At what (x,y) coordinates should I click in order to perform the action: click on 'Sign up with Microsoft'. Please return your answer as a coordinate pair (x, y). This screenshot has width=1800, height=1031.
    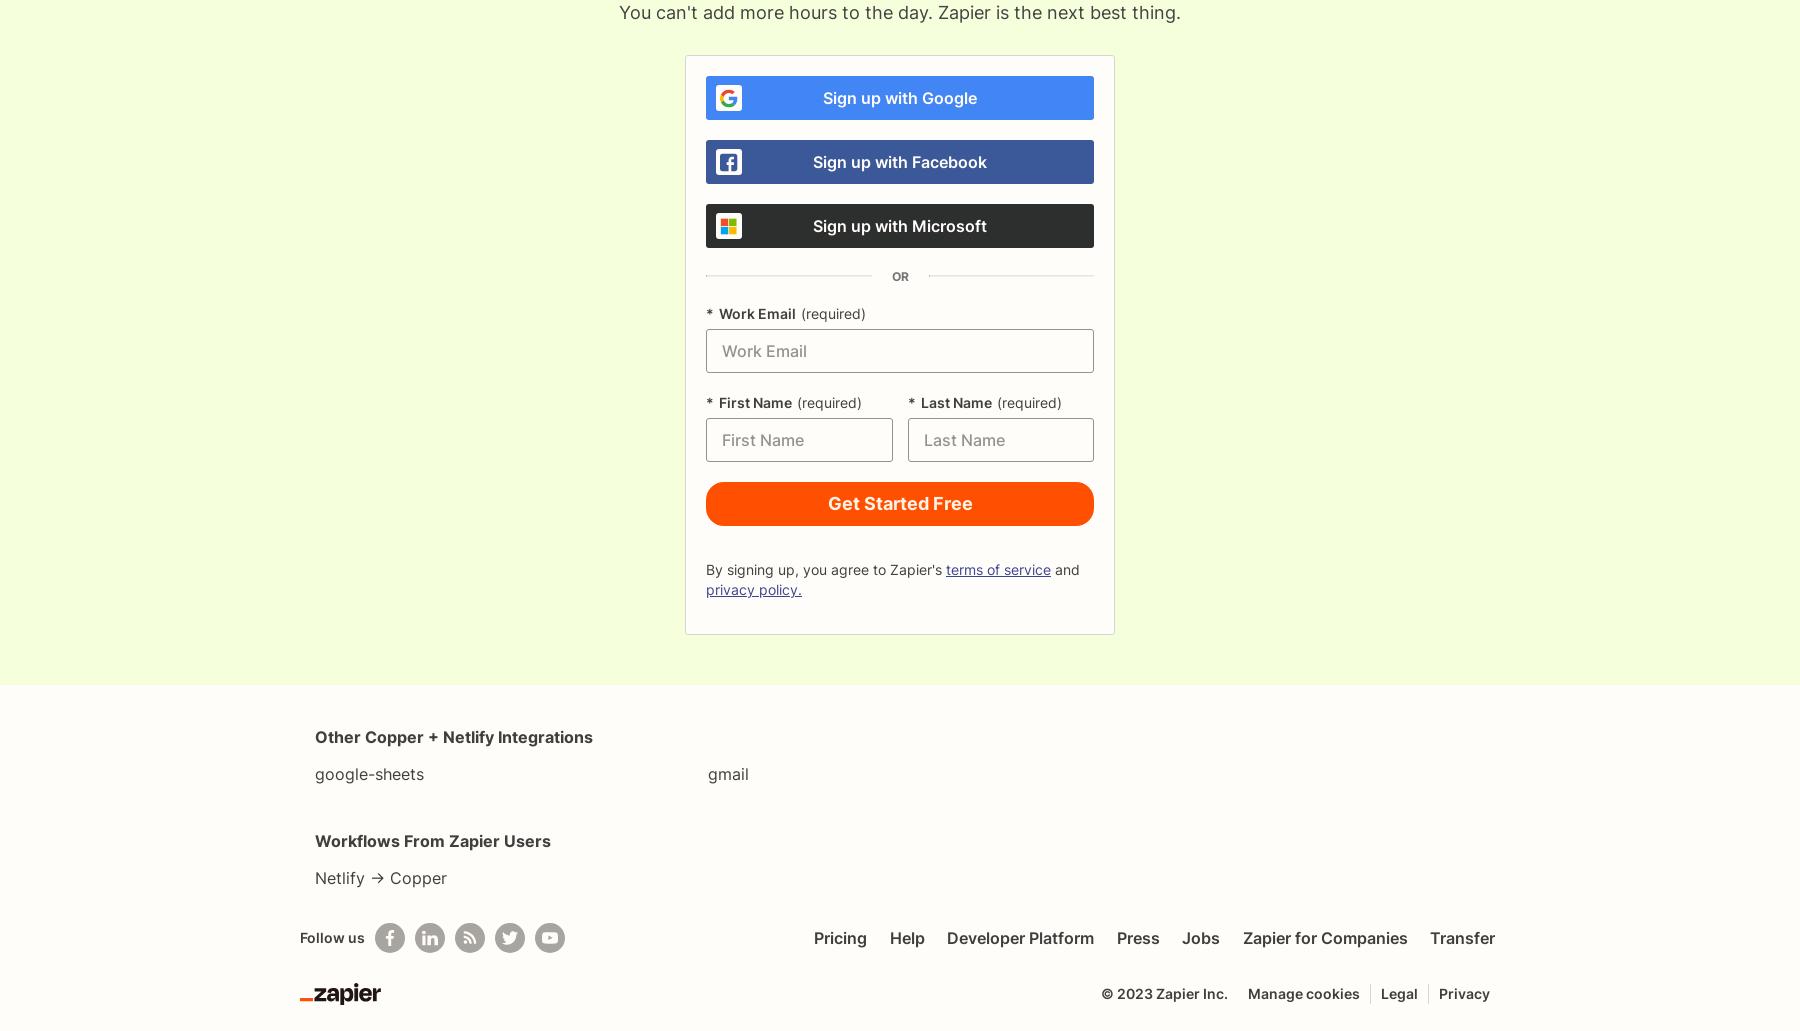
    Looking at the image, I should click on (900, 225).